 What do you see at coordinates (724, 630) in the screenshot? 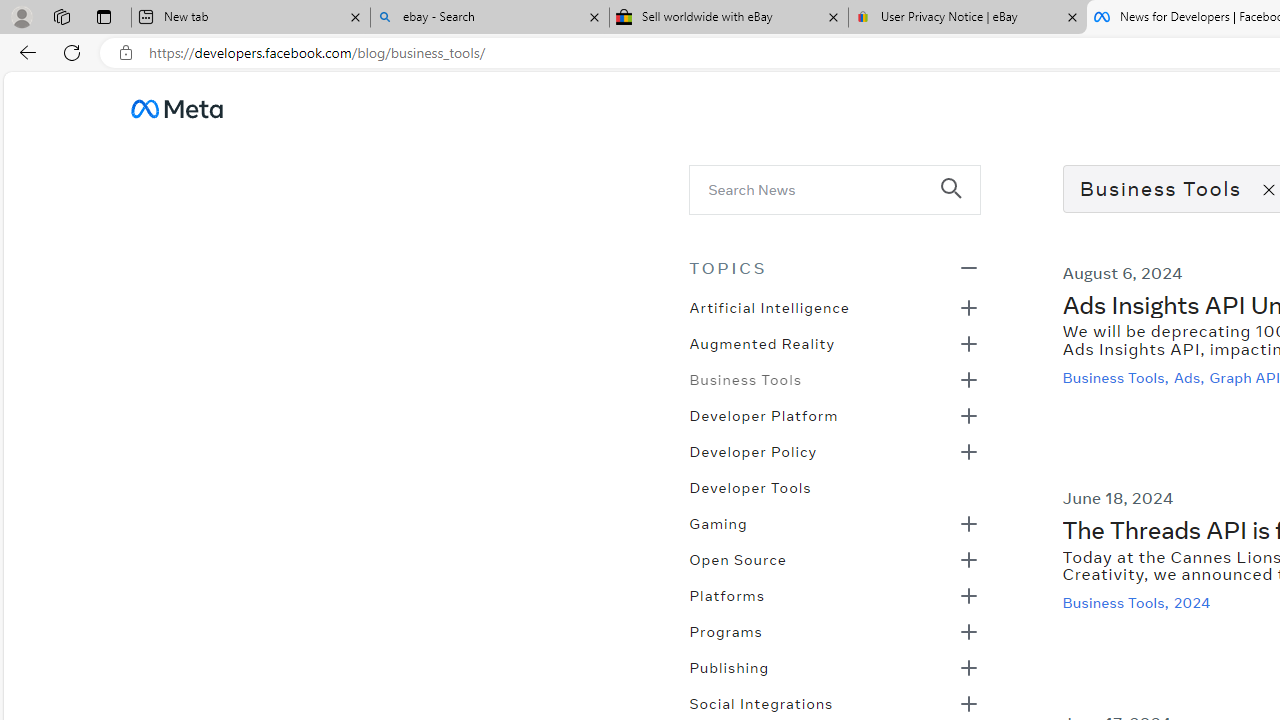
I see `'Programs'` at bounding box center [724, 630].